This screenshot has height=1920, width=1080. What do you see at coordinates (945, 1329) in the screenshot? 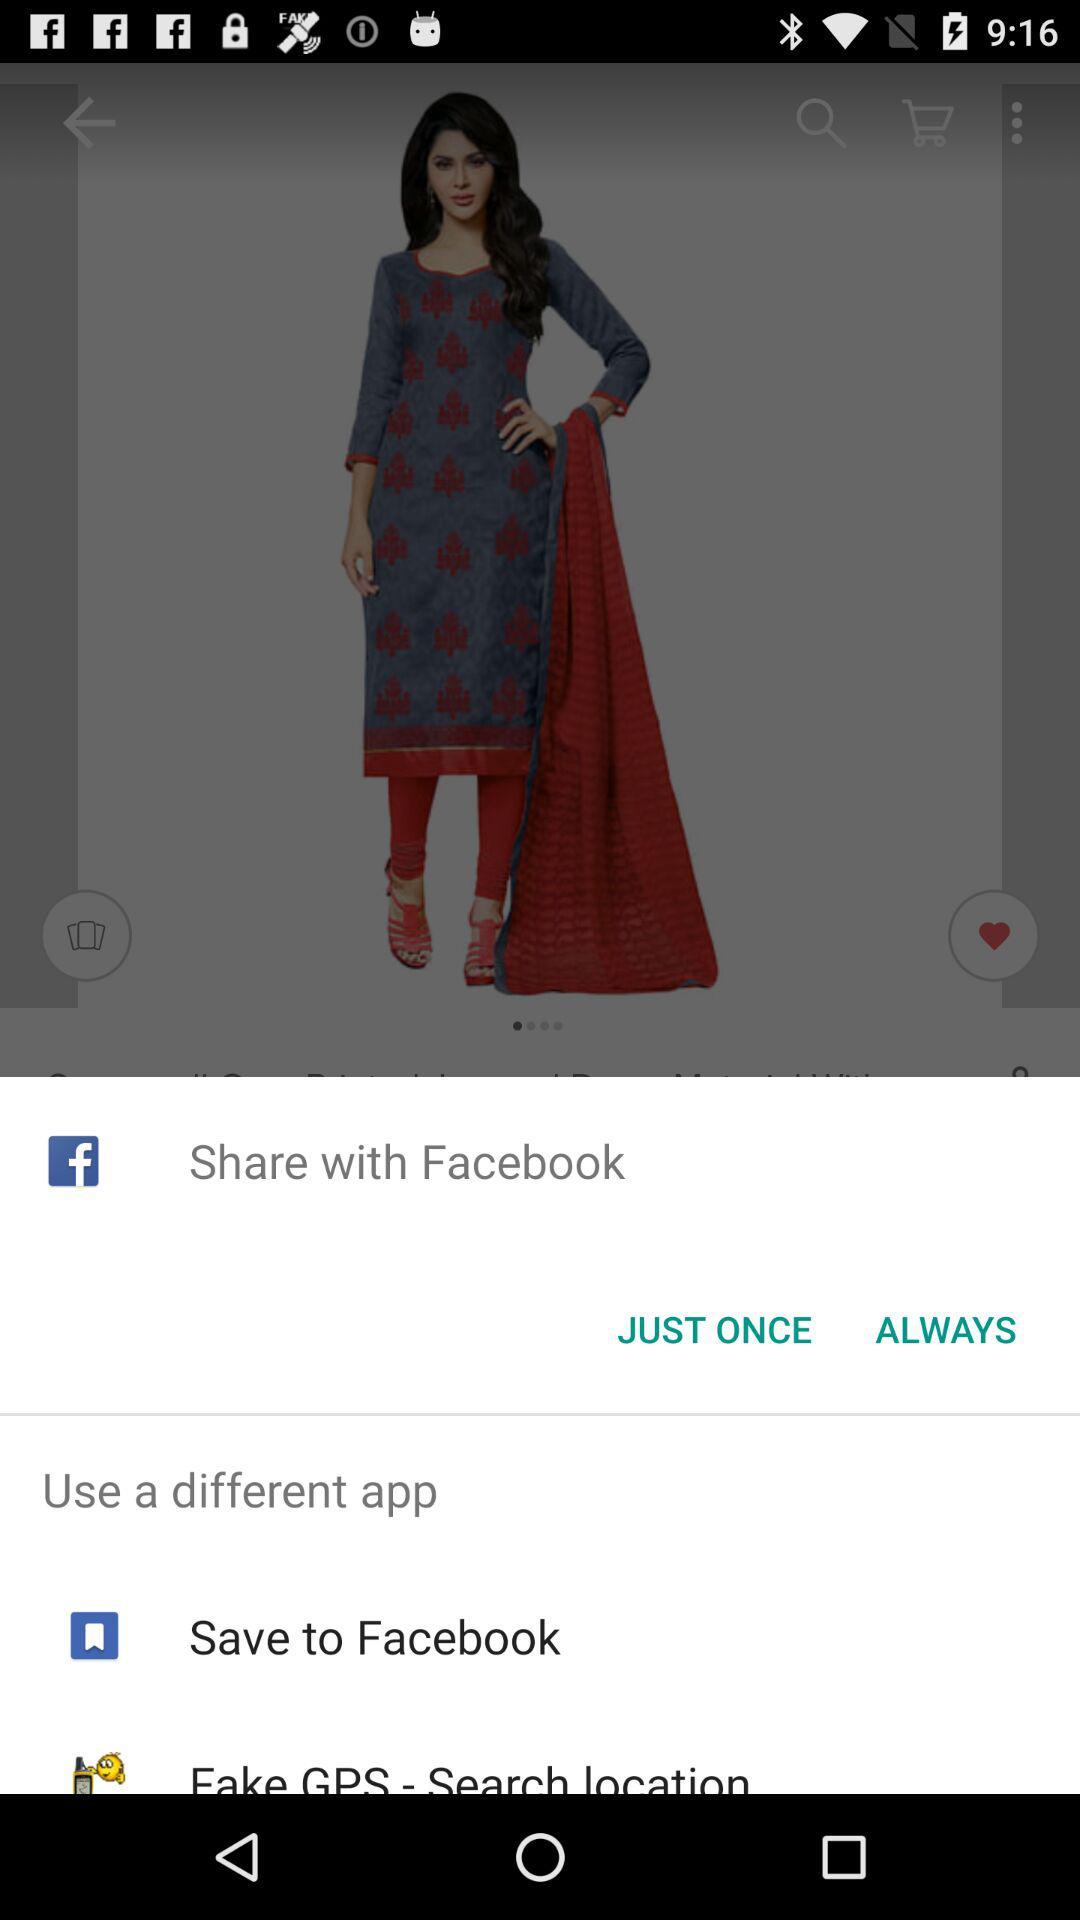
I see `the icon at the bottom right corner` at bounding box center [945, 1329].